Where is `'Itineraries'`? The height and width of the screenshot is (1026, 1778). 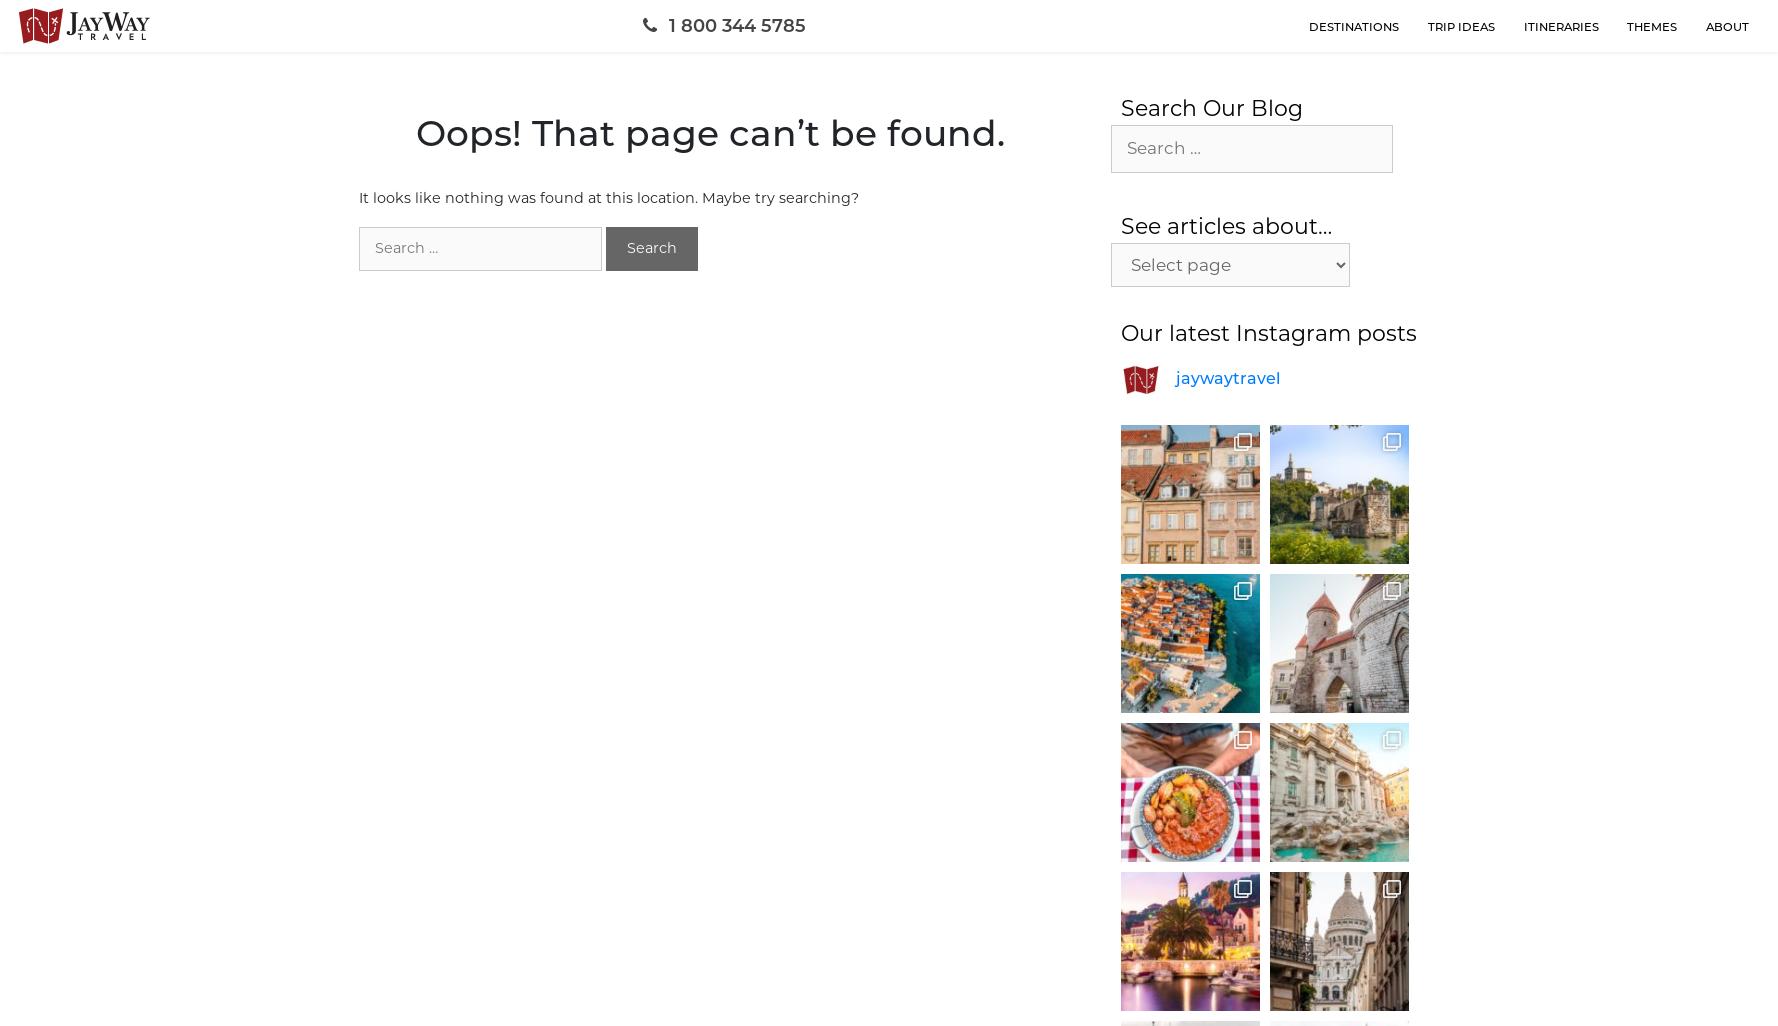 'Itineraries' is located at coordinates (1560, 25).